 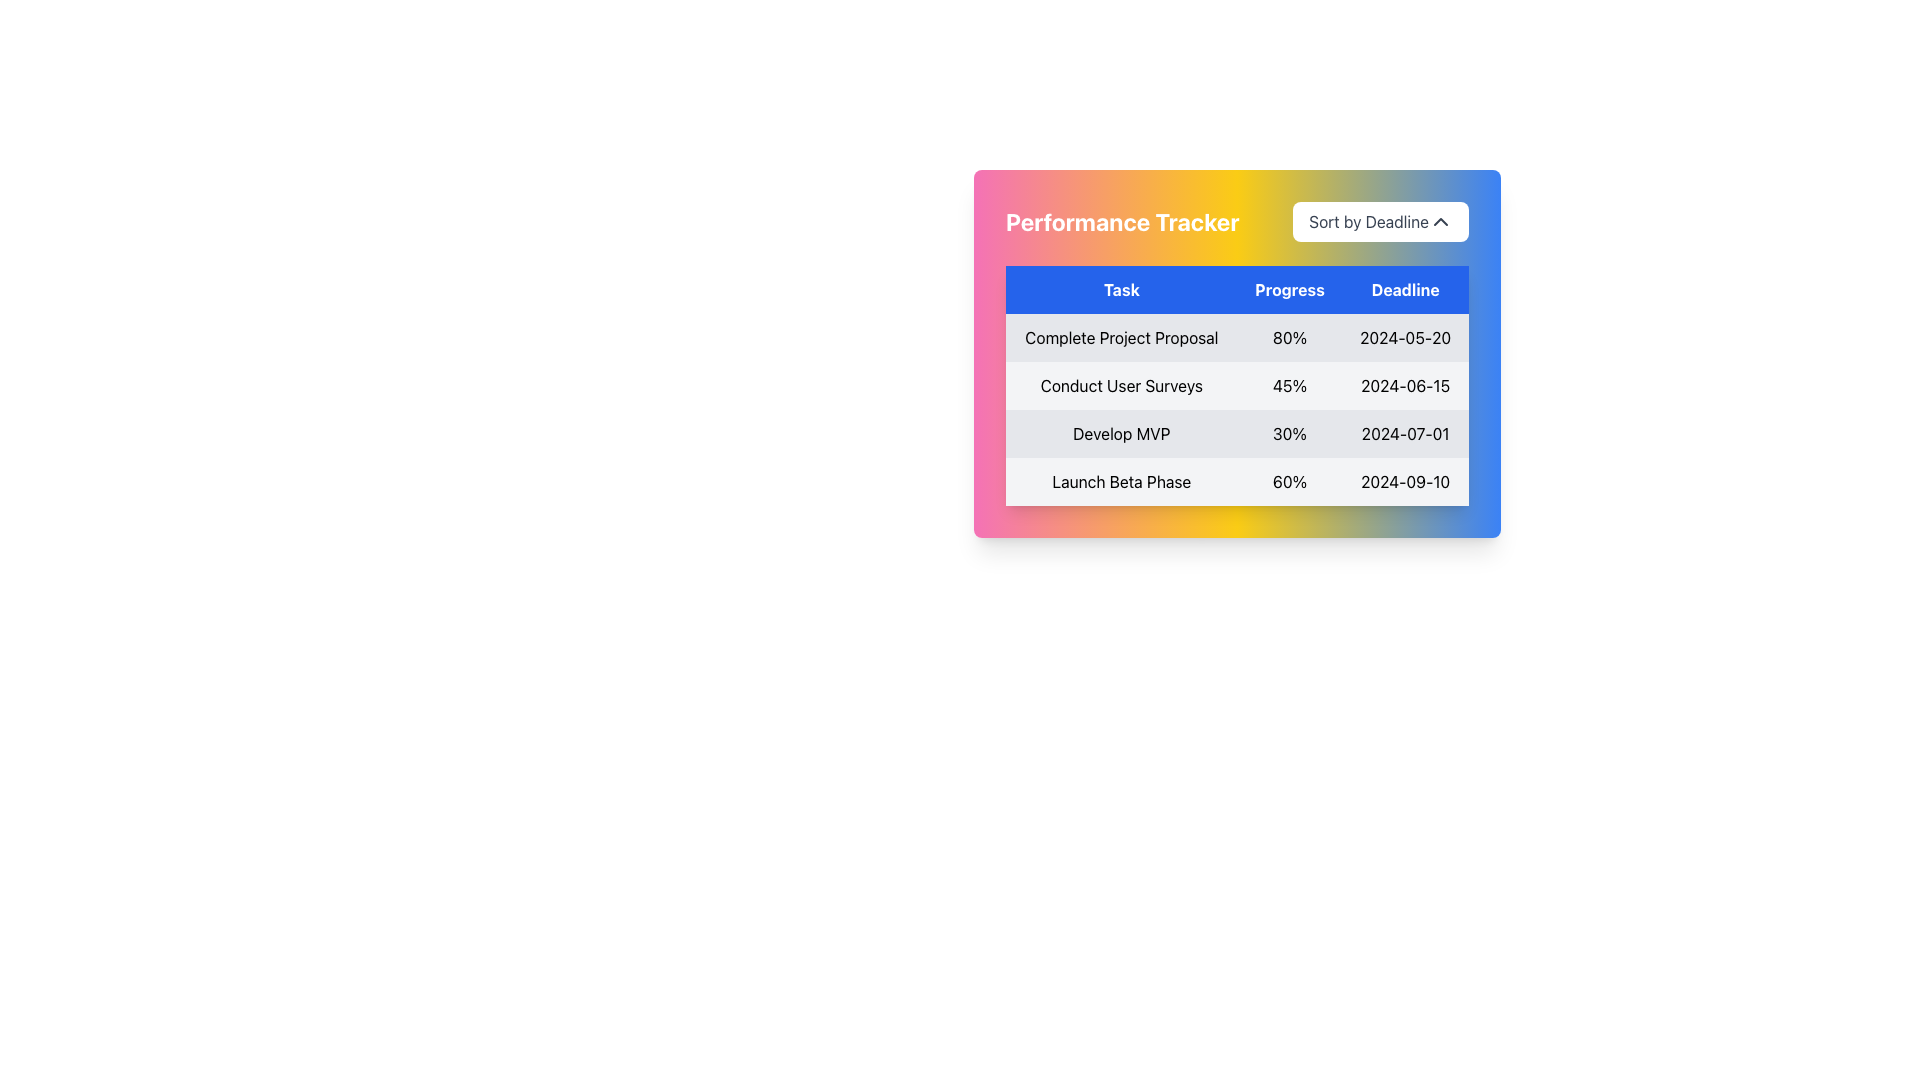 I want to click on the 'Progress' text label, which is part of the header row in a data table, displaying bold white text on a blue background, so click(x=1290, y=289).